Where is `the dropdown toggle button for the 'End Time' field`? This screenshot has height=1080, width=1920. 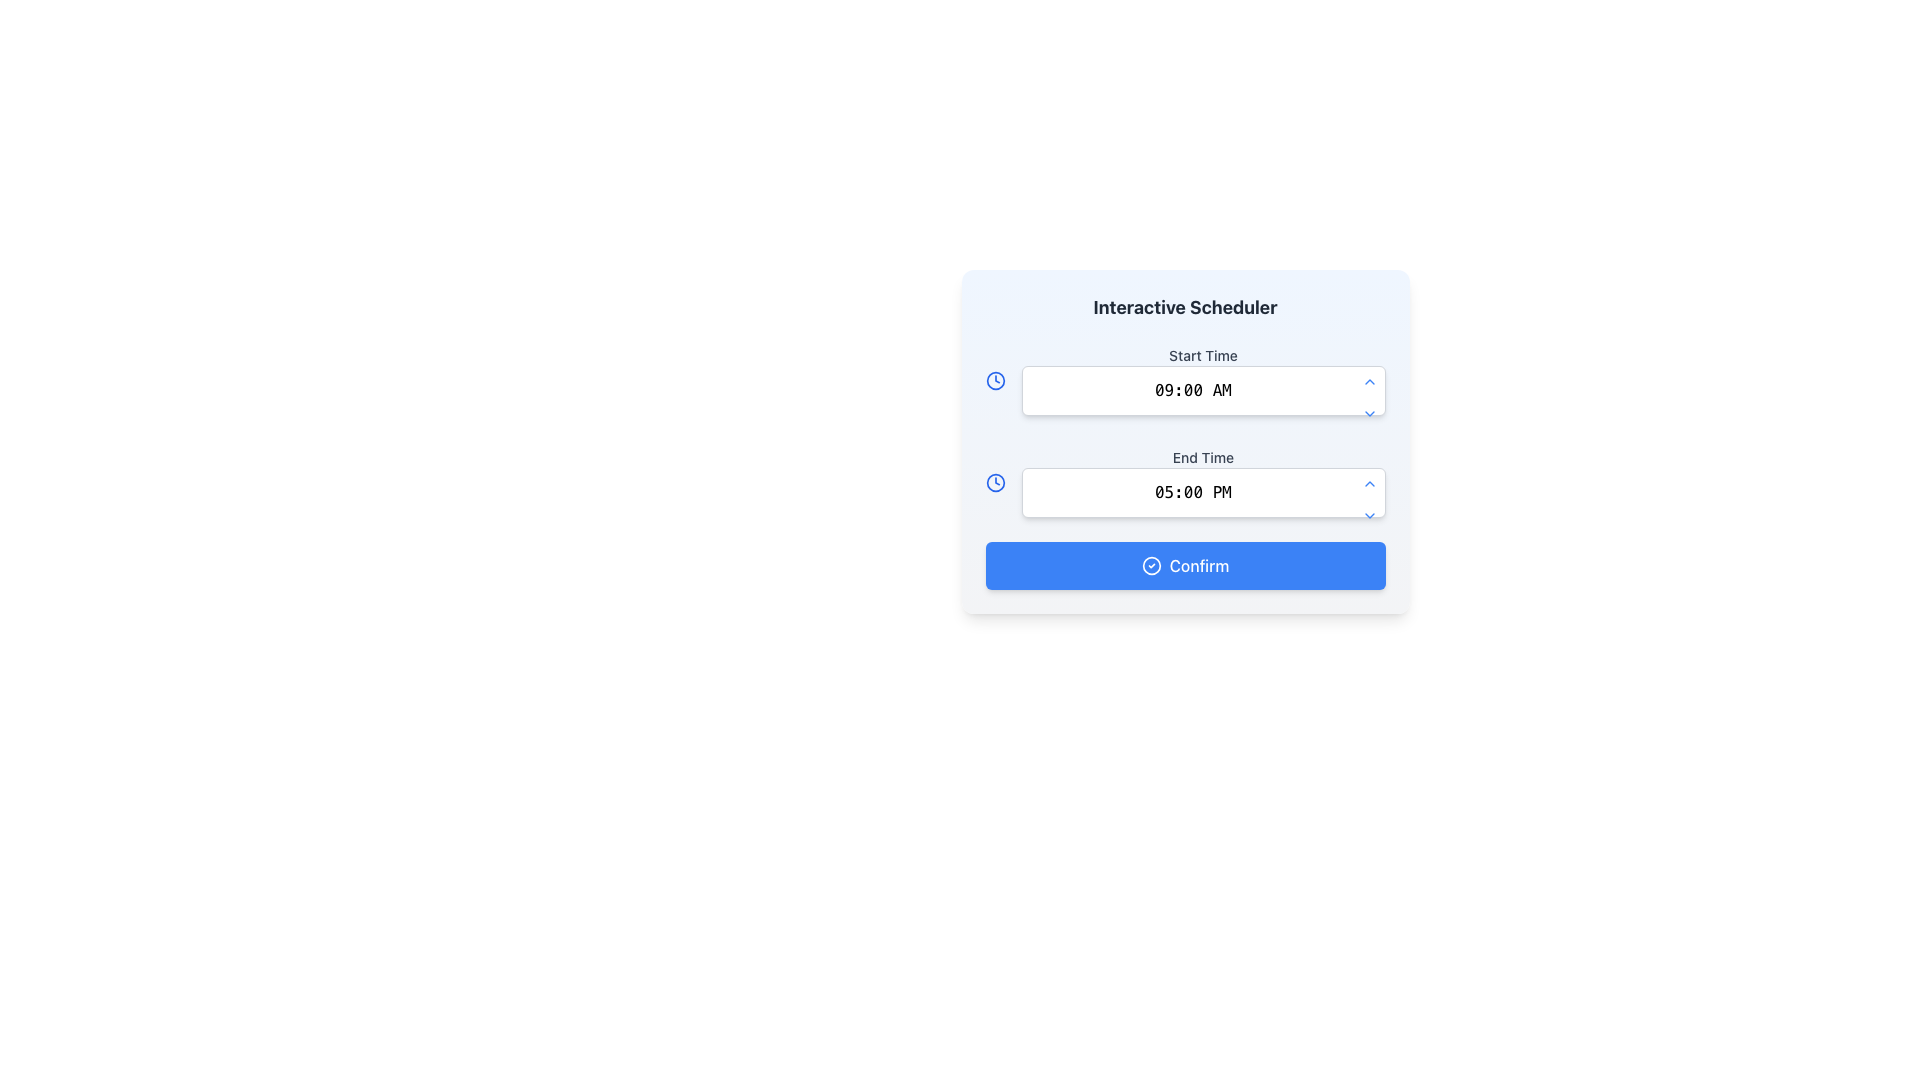 the dropdown toggle button for the 'End Time' field is located at coordinates (1368, 515).